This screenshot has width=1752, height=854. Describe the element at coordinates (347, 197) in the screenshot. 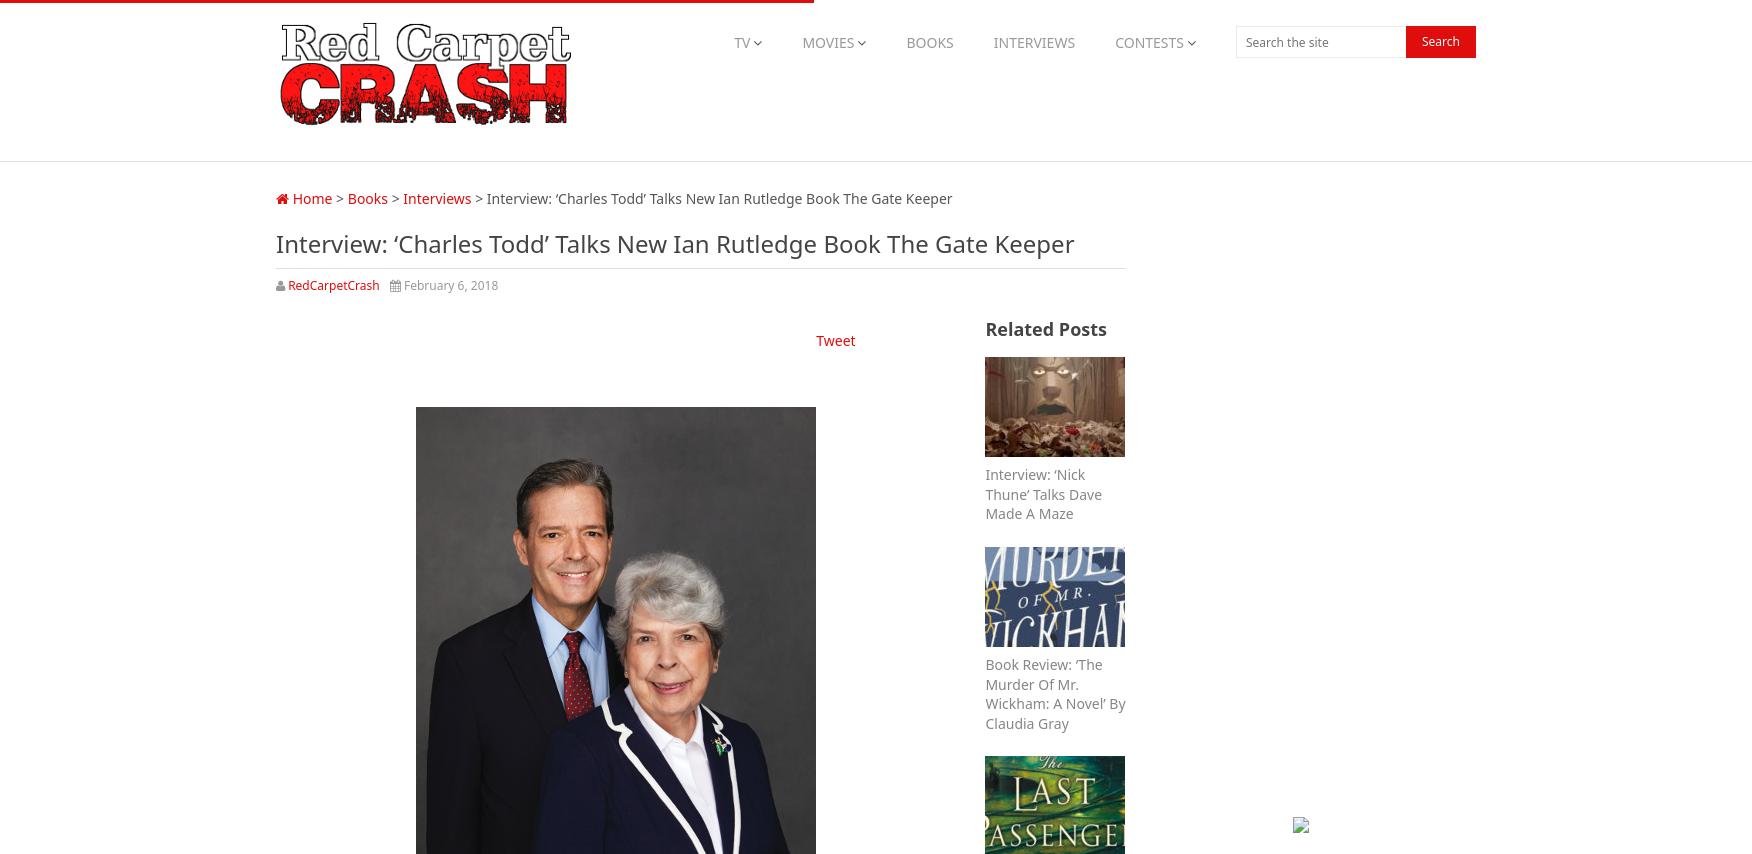

I see `'Books'` at that location.